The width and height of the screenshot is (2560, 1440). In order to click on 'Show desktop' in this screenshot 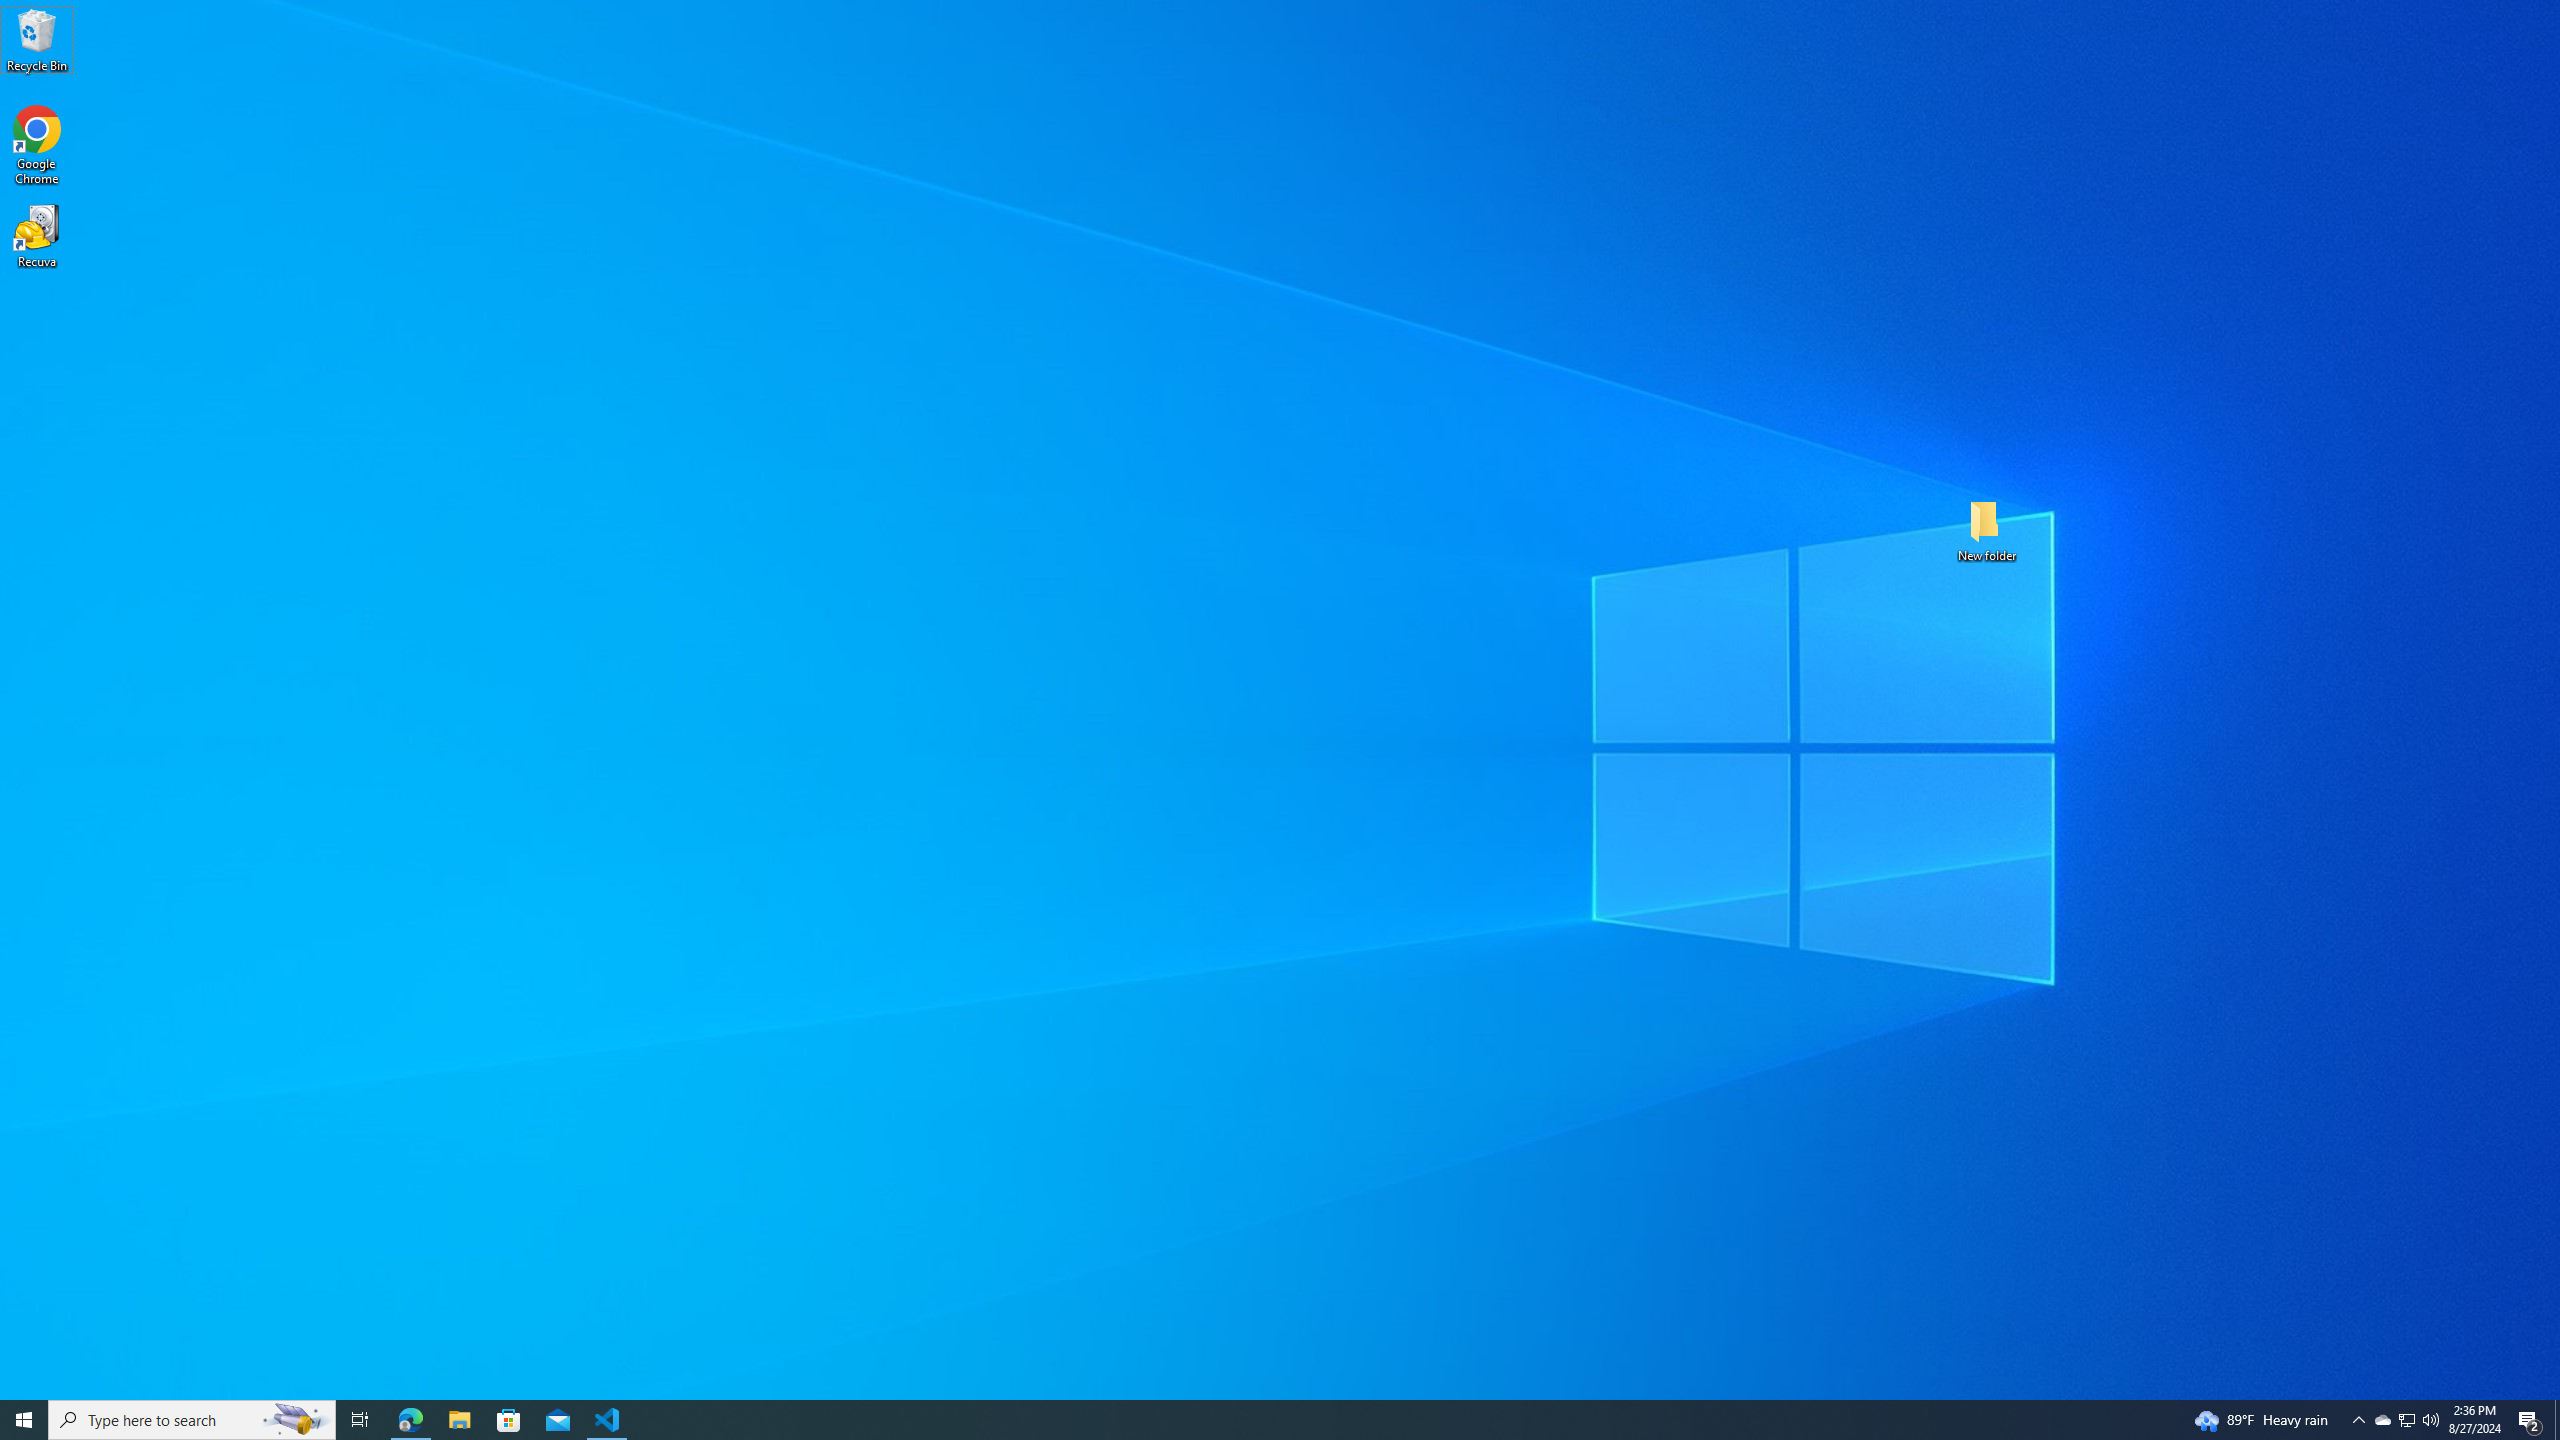, I will do `click(2556, 1418)`.